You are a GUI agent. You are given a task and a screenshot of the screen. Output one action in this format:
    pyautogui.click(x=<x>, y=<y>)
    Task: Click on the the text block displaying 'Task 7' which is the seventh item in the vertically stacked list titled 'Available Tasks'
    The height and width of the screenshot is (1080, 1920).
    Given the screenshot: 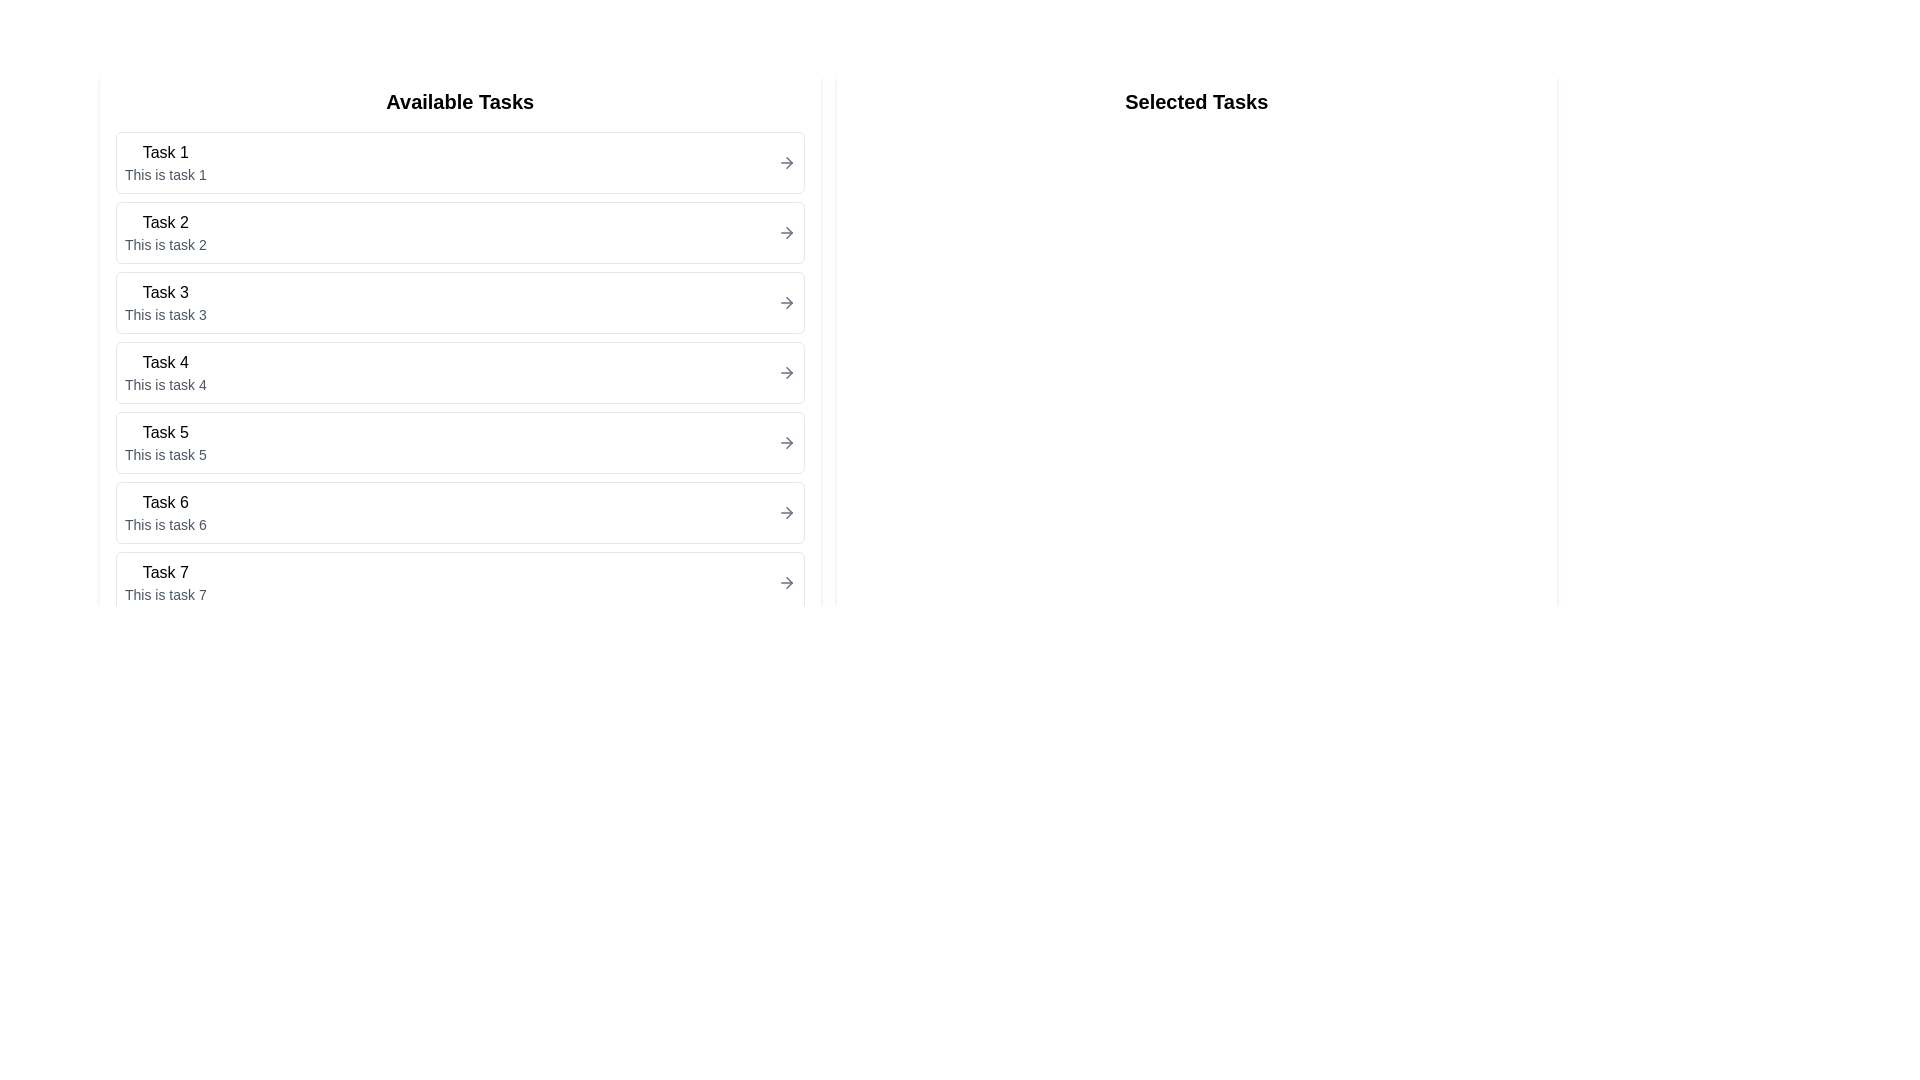 What is the action you would take?
    pyautogui.click(x=165, y=582)
    